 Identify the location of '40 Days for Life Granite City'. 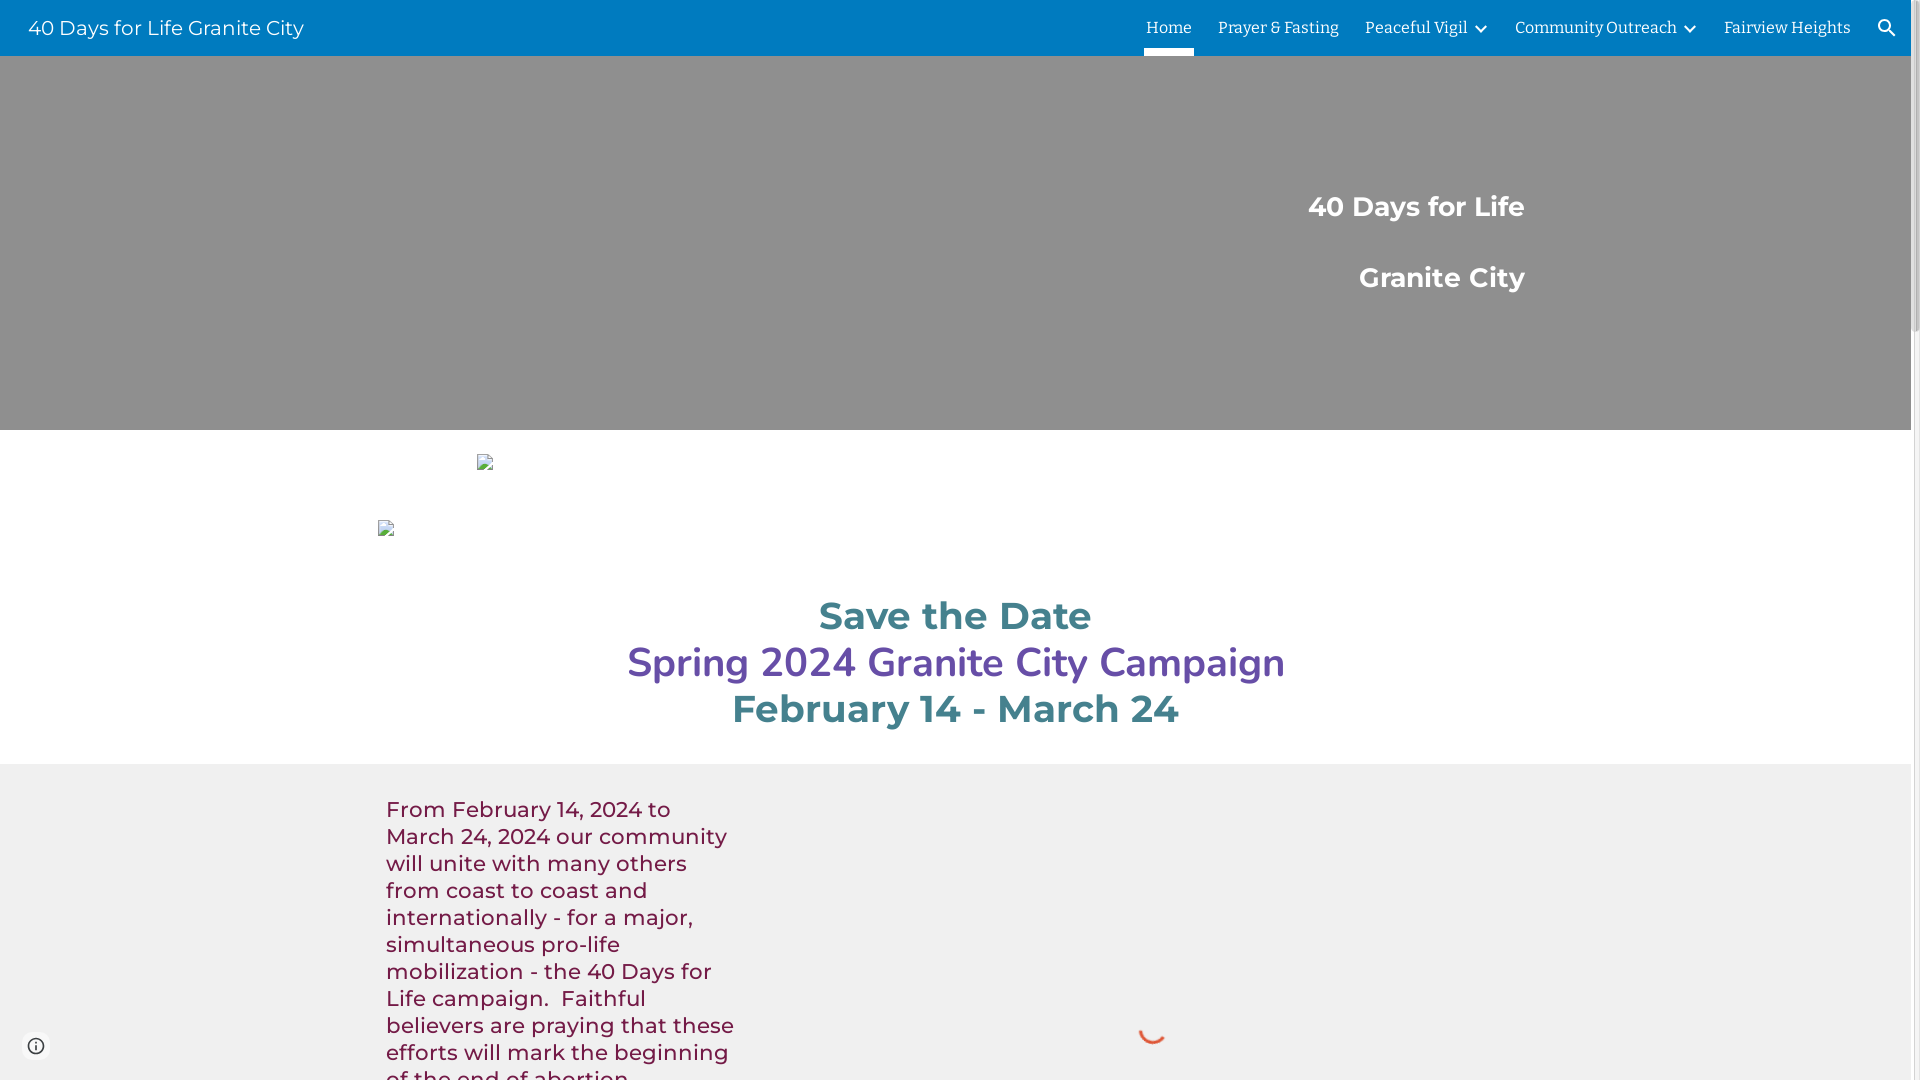
(166, 26).